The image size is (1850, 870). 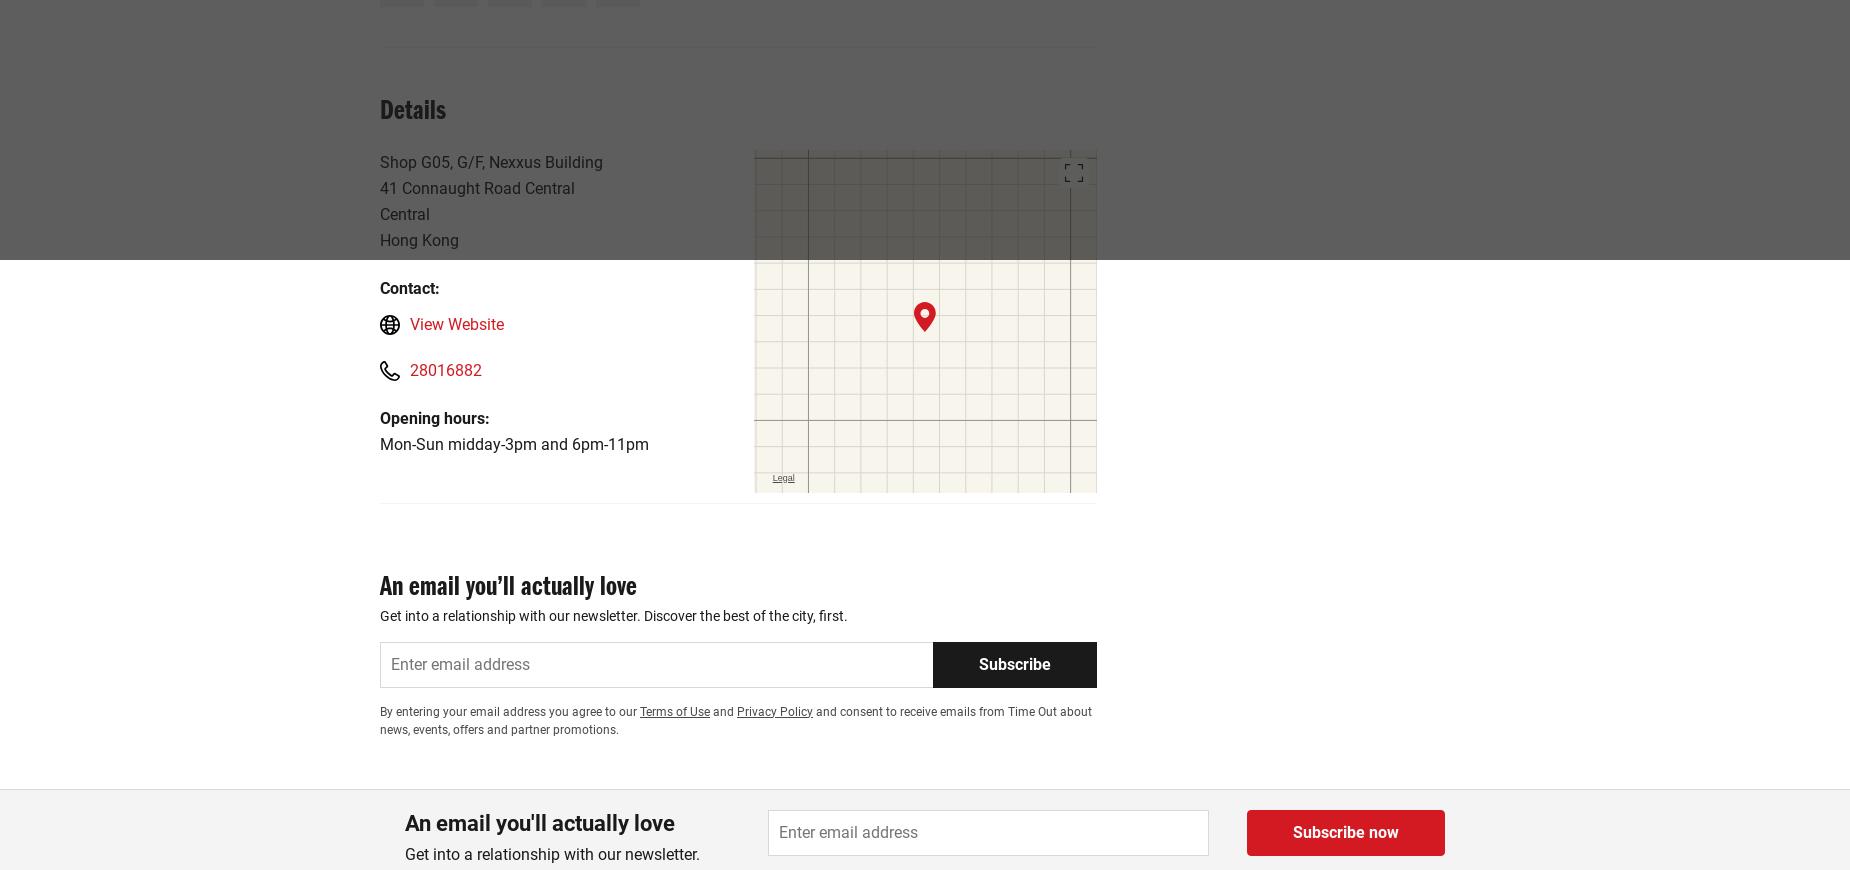 I want to click on 'Privacy Policy', so click(x=774, y=710).